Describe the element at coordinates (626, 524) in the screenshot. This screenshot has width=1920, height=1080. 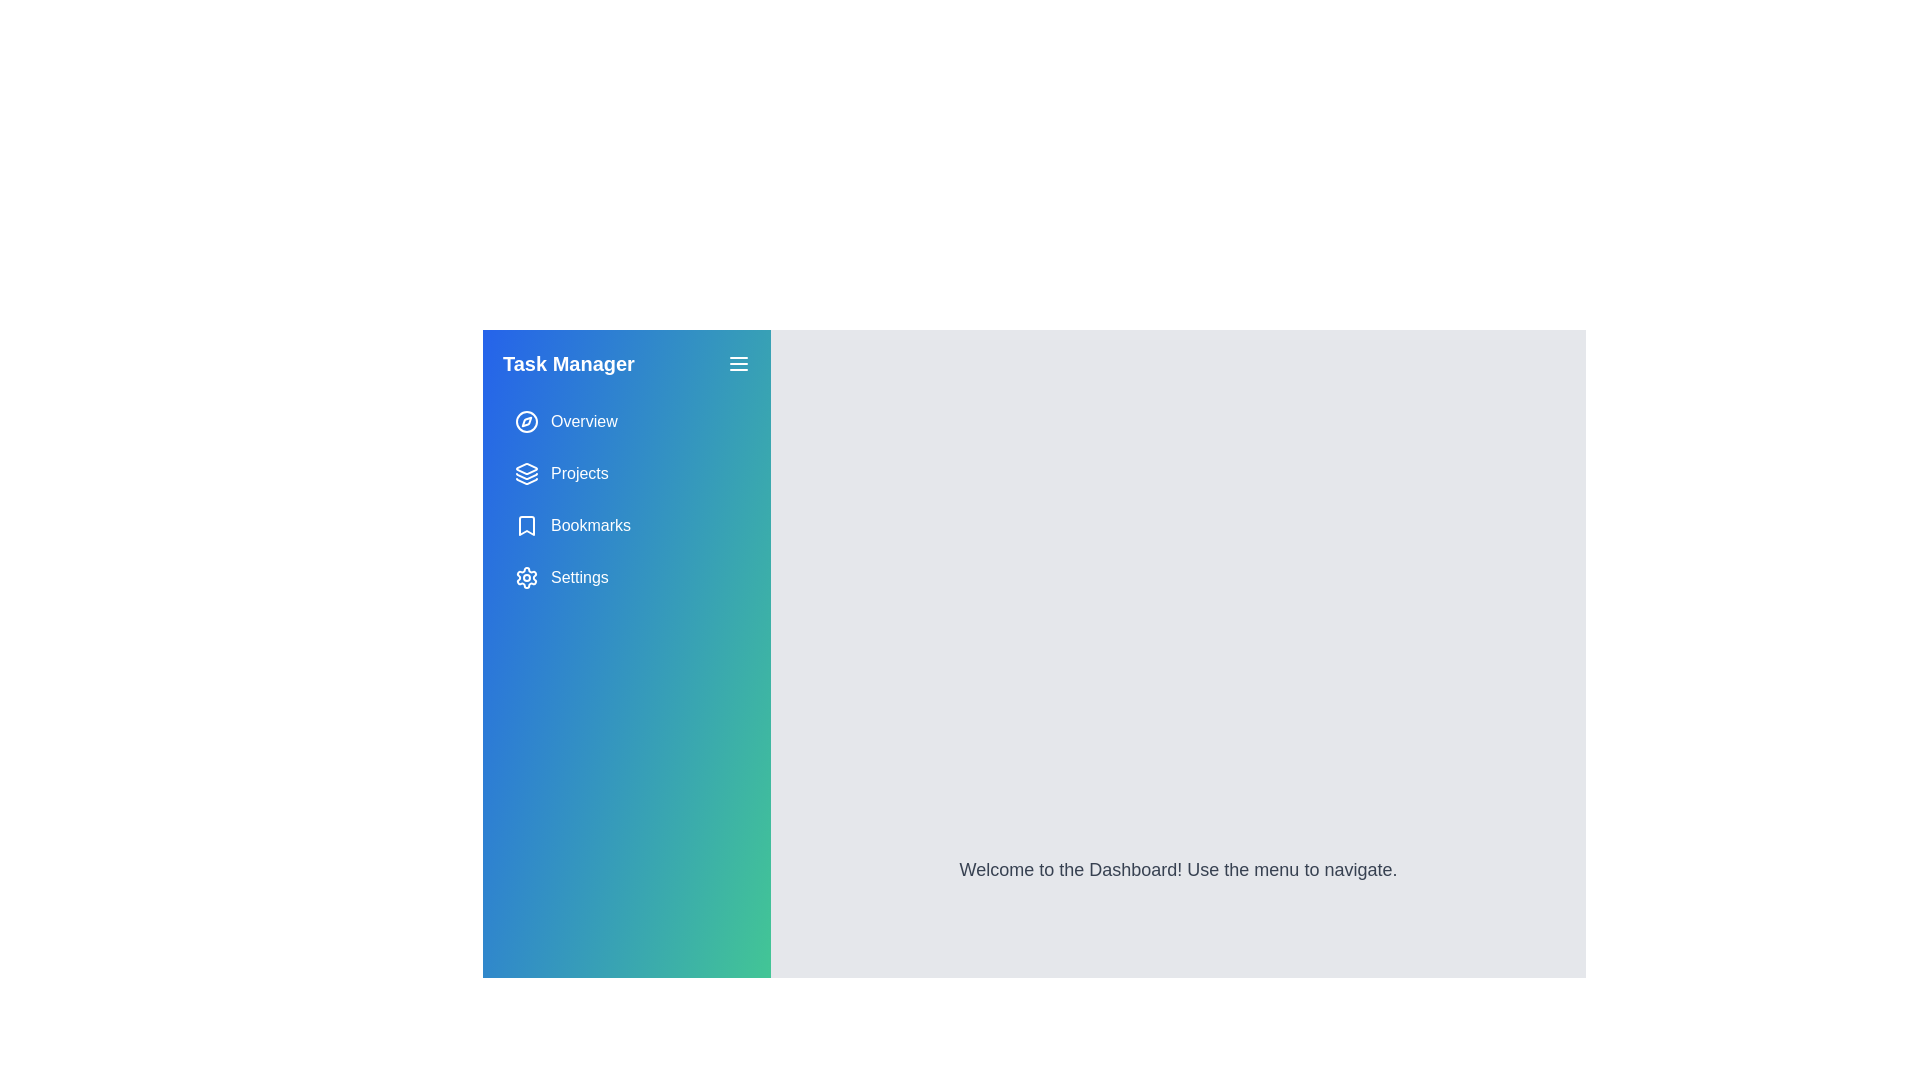
I see `the 'Bookmarks' button in the navigation menu` at that location.